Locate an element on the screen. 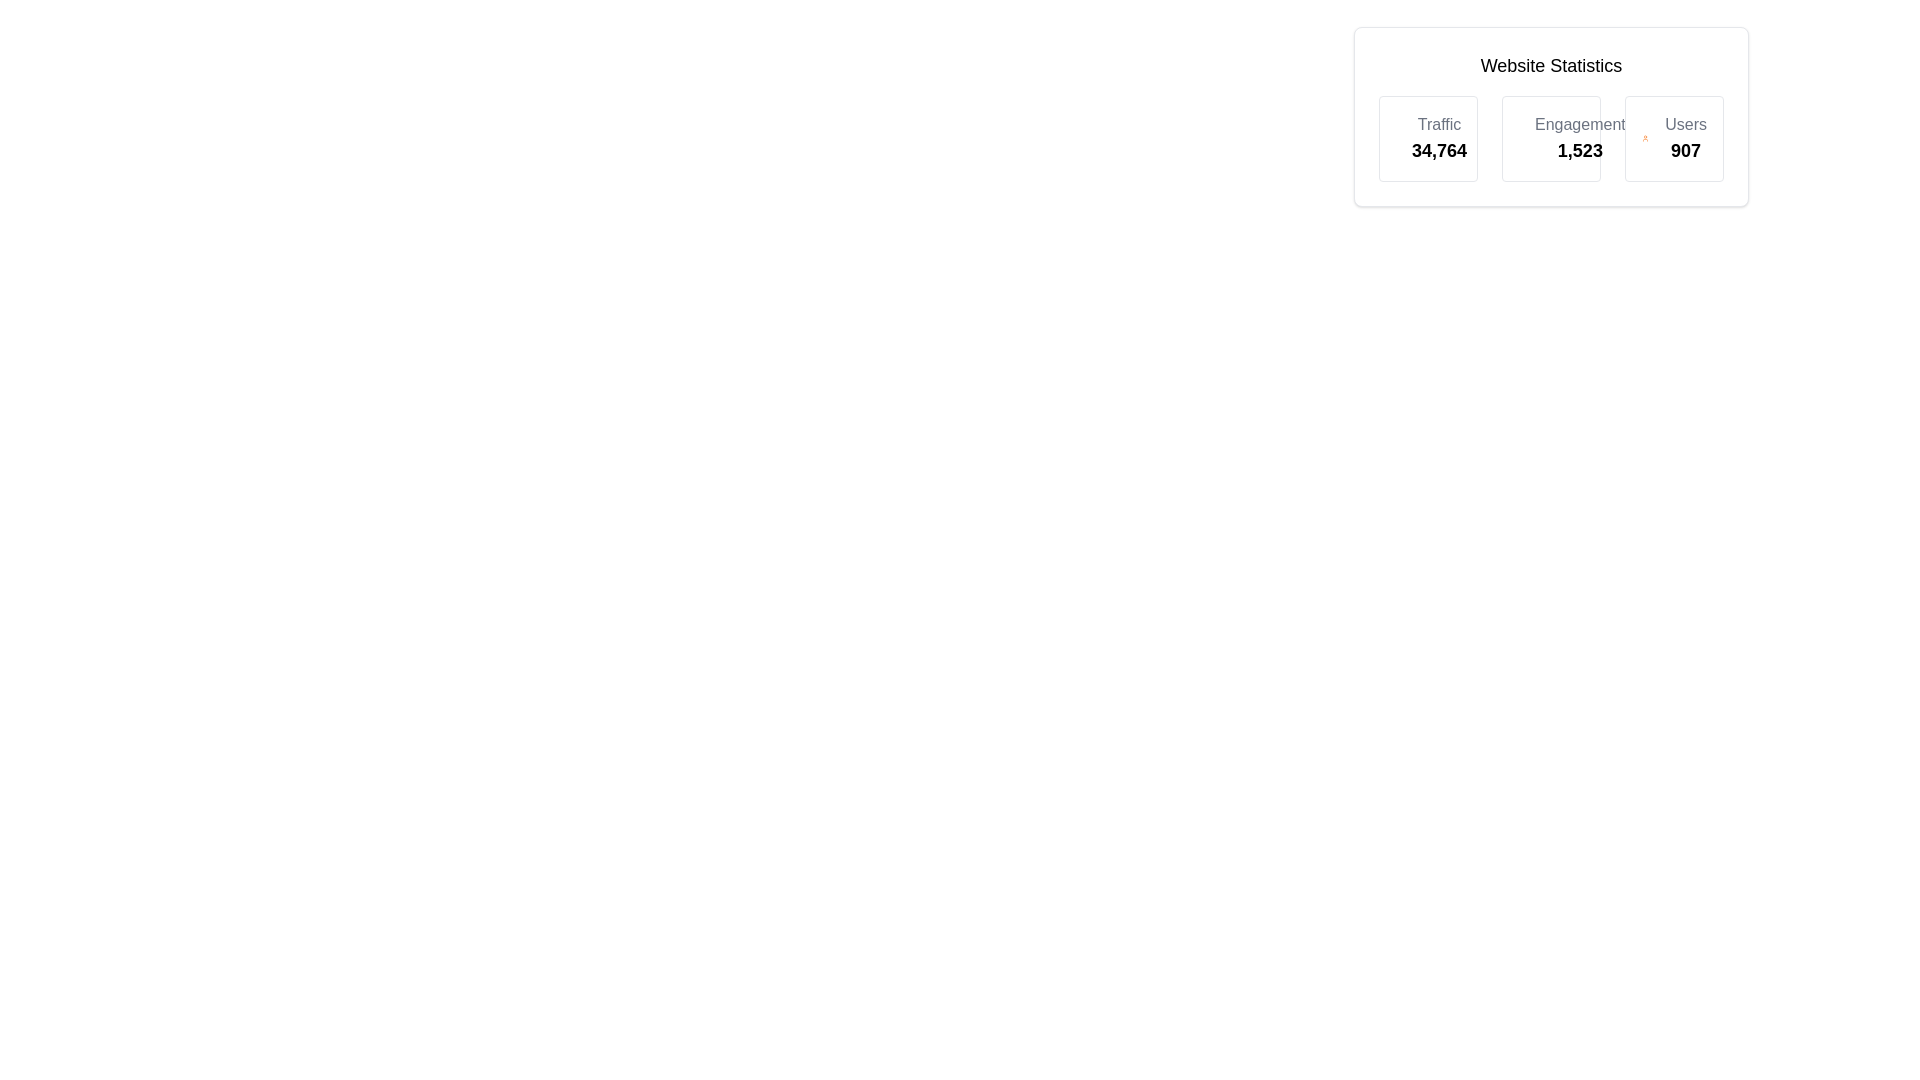 The width and height of the screenshot is (1920, 1080). the text label containing the word 'Engagement' in gray color, which is positioned above the numeric value '1,523' in the statistics card labeled 'Website Statistics' is located at coordinates (1579, 124).